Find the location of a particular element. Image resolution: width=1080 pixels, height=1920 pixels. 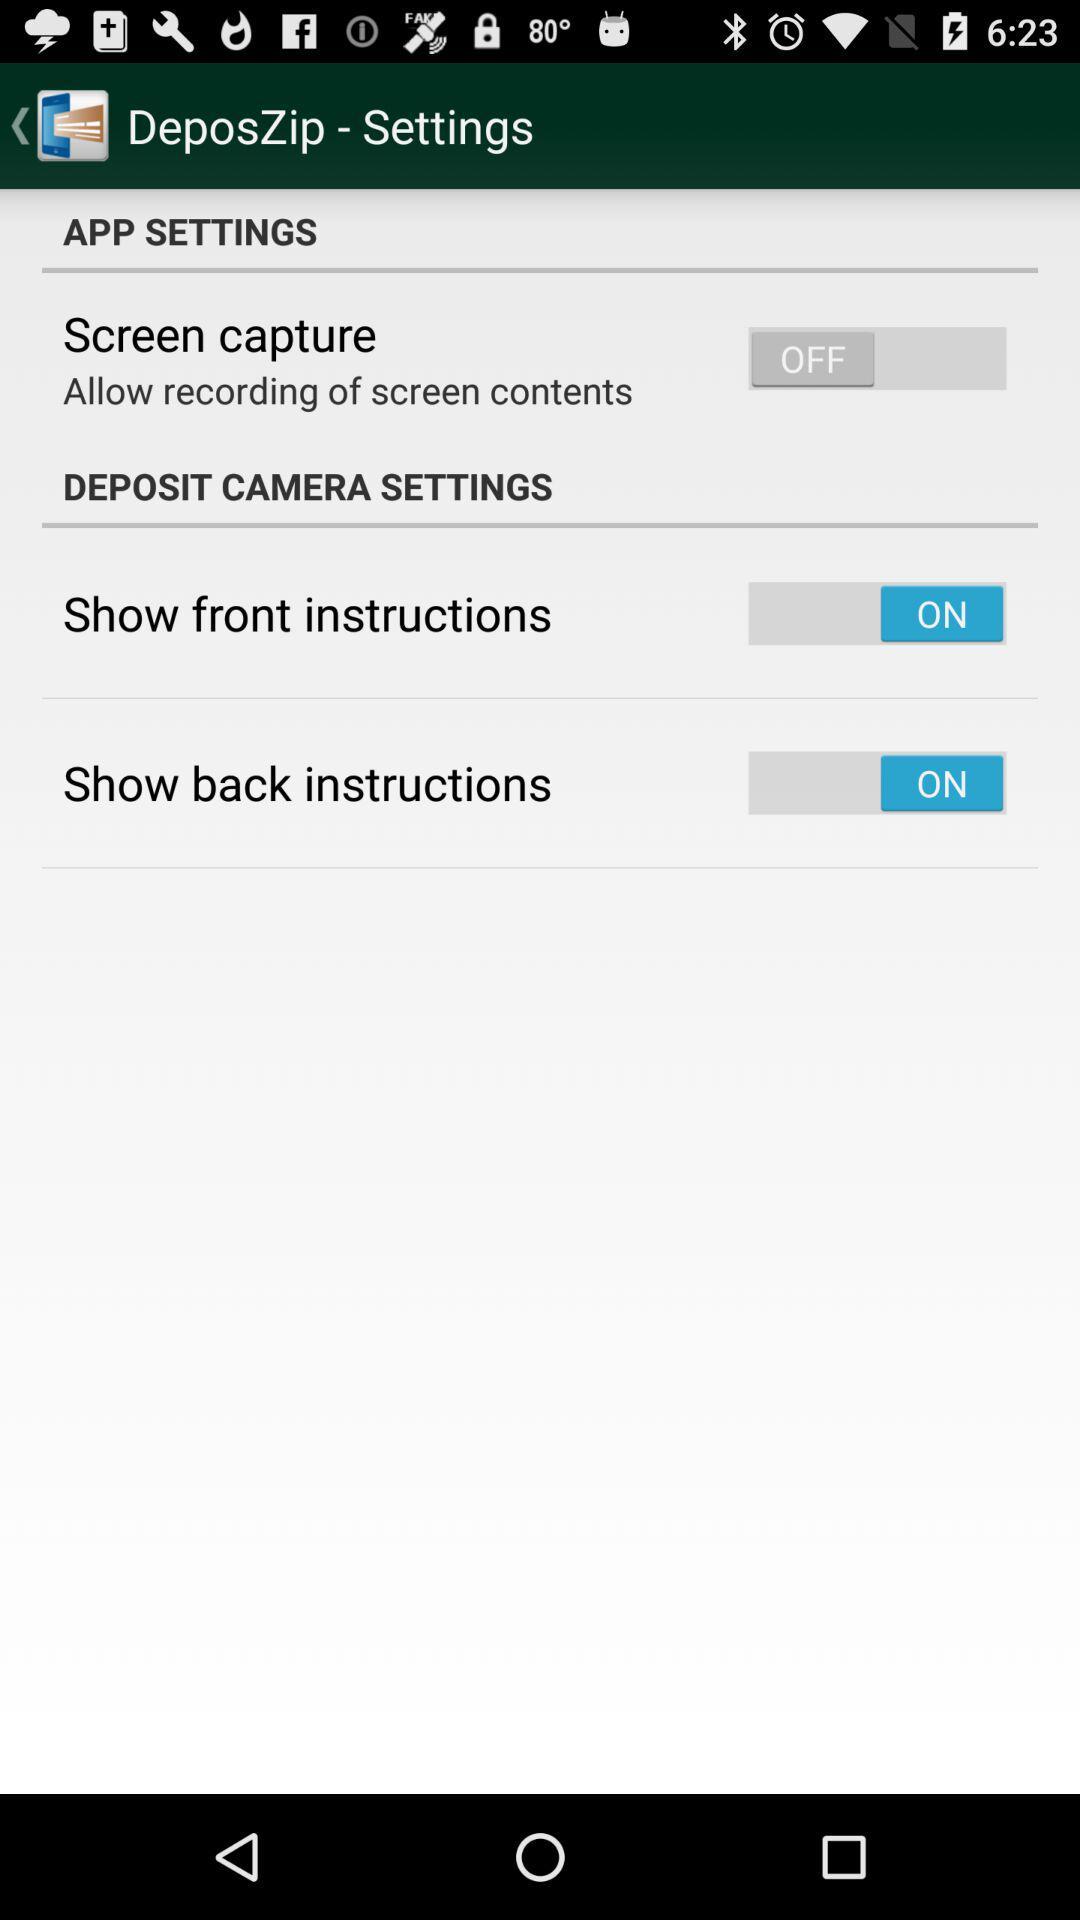

the app settings item is located at coordinates (540, 230).